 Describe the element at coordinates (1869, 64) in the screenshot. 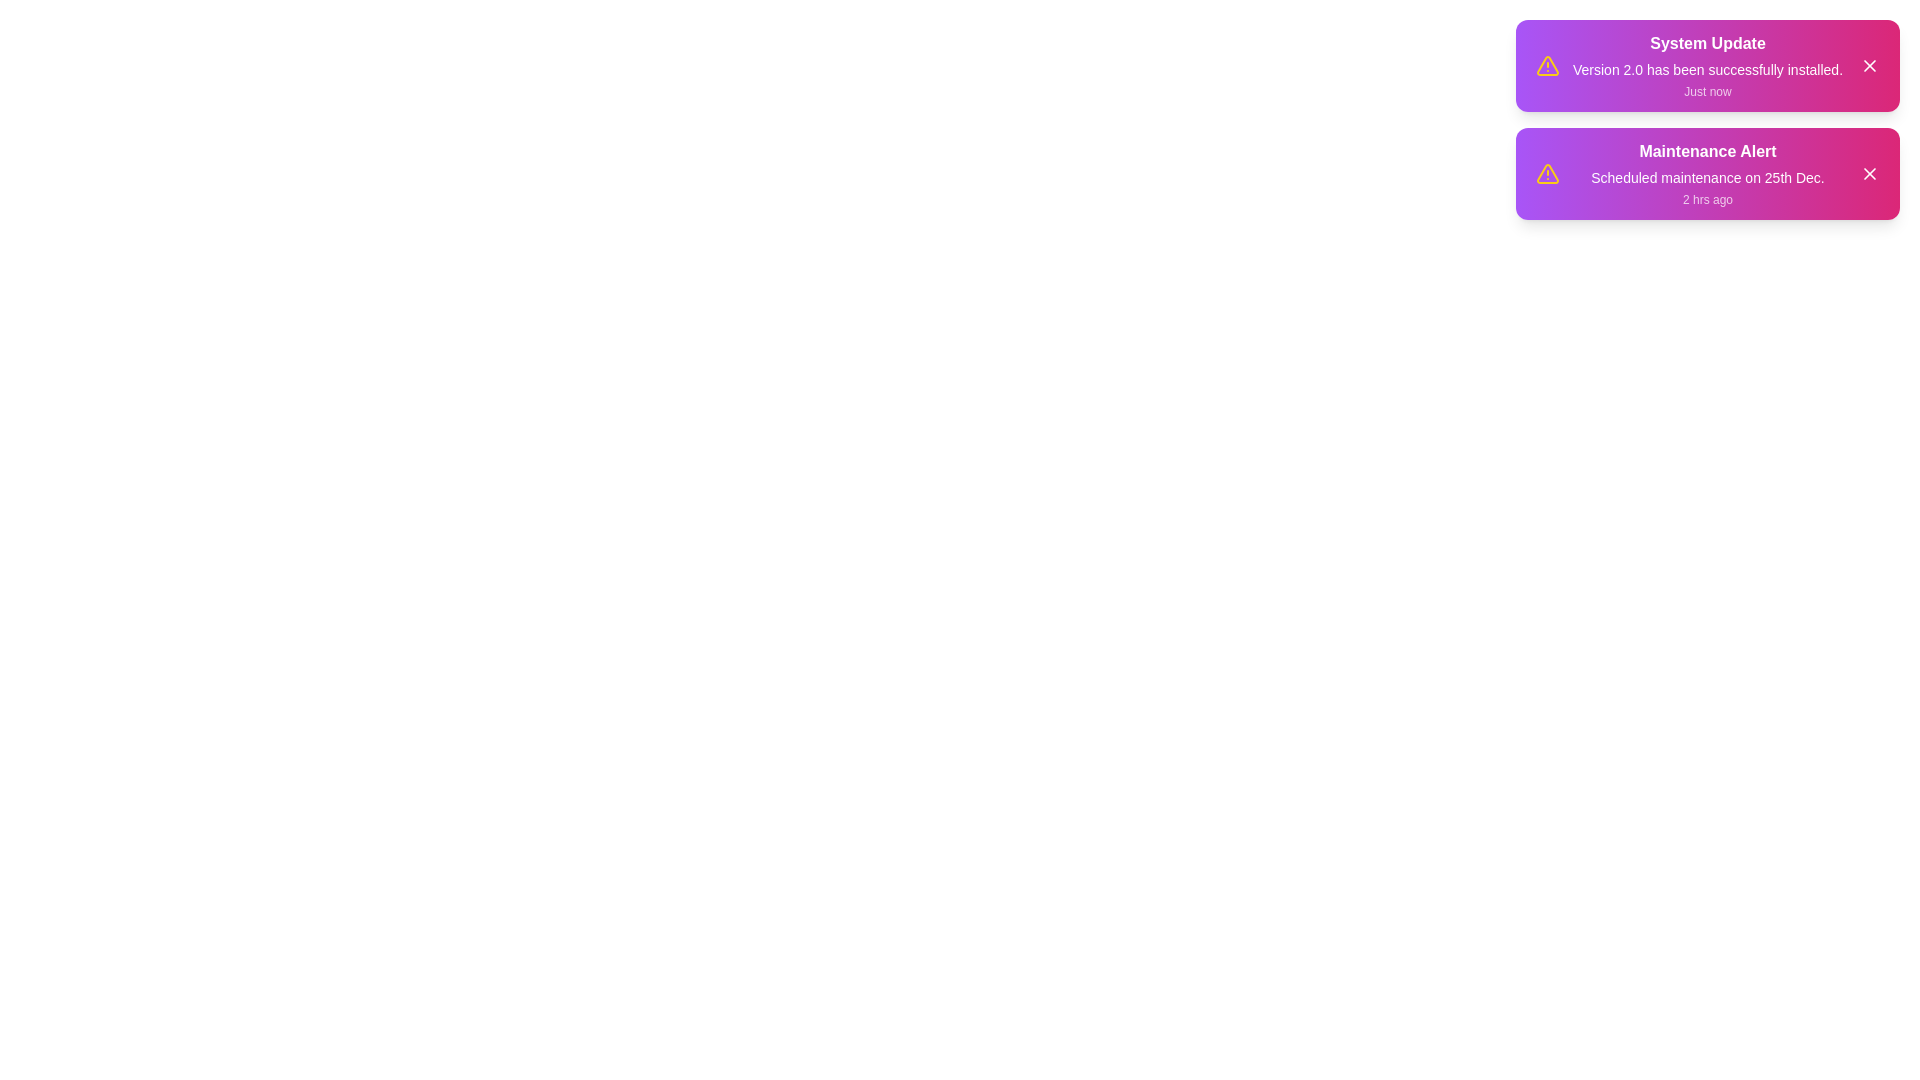

I see `close button of the notification with title System Update` at that location.